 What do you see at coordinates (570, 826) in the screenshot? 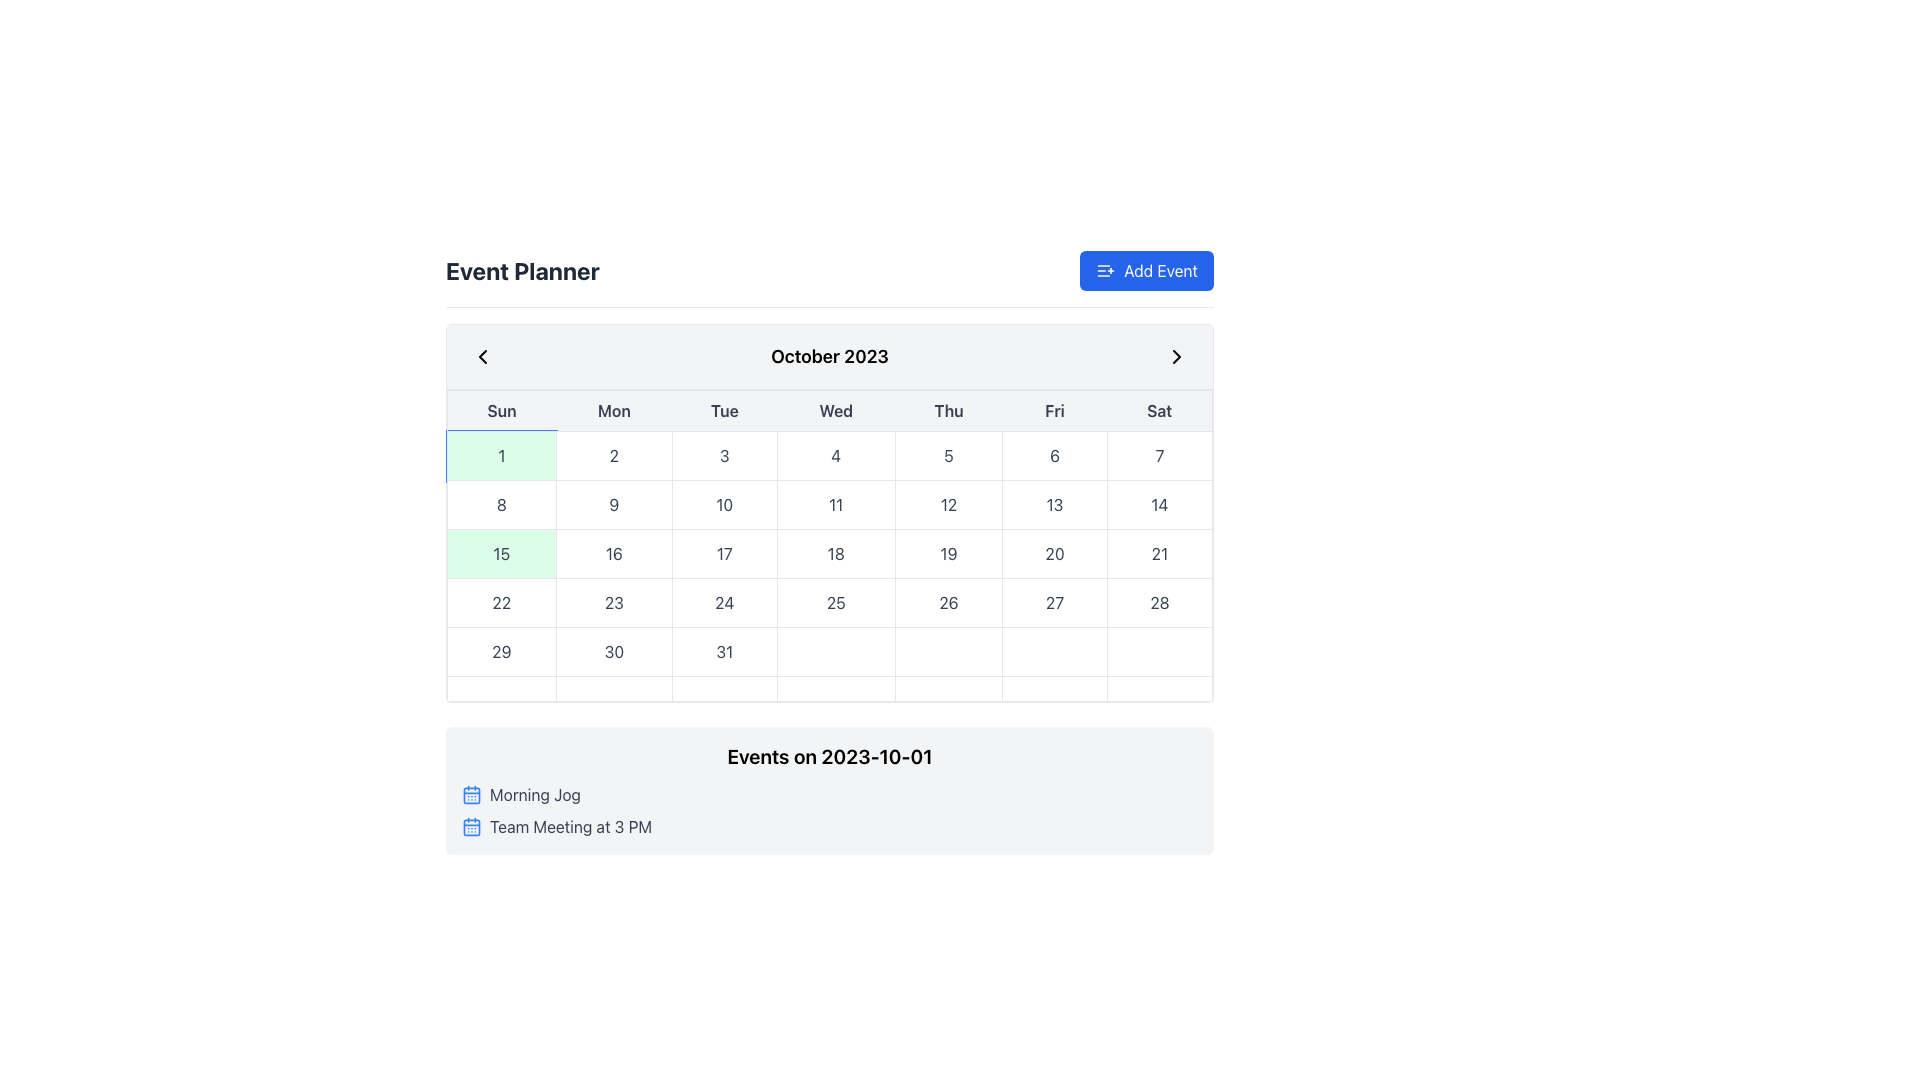
I see `the text label displaying 'Team Meeting at 3 PM', which is the second item in the list of scheduled events for October 1, 2023, positioned below 'Morning Jog'` at bounding box center [570, 826].